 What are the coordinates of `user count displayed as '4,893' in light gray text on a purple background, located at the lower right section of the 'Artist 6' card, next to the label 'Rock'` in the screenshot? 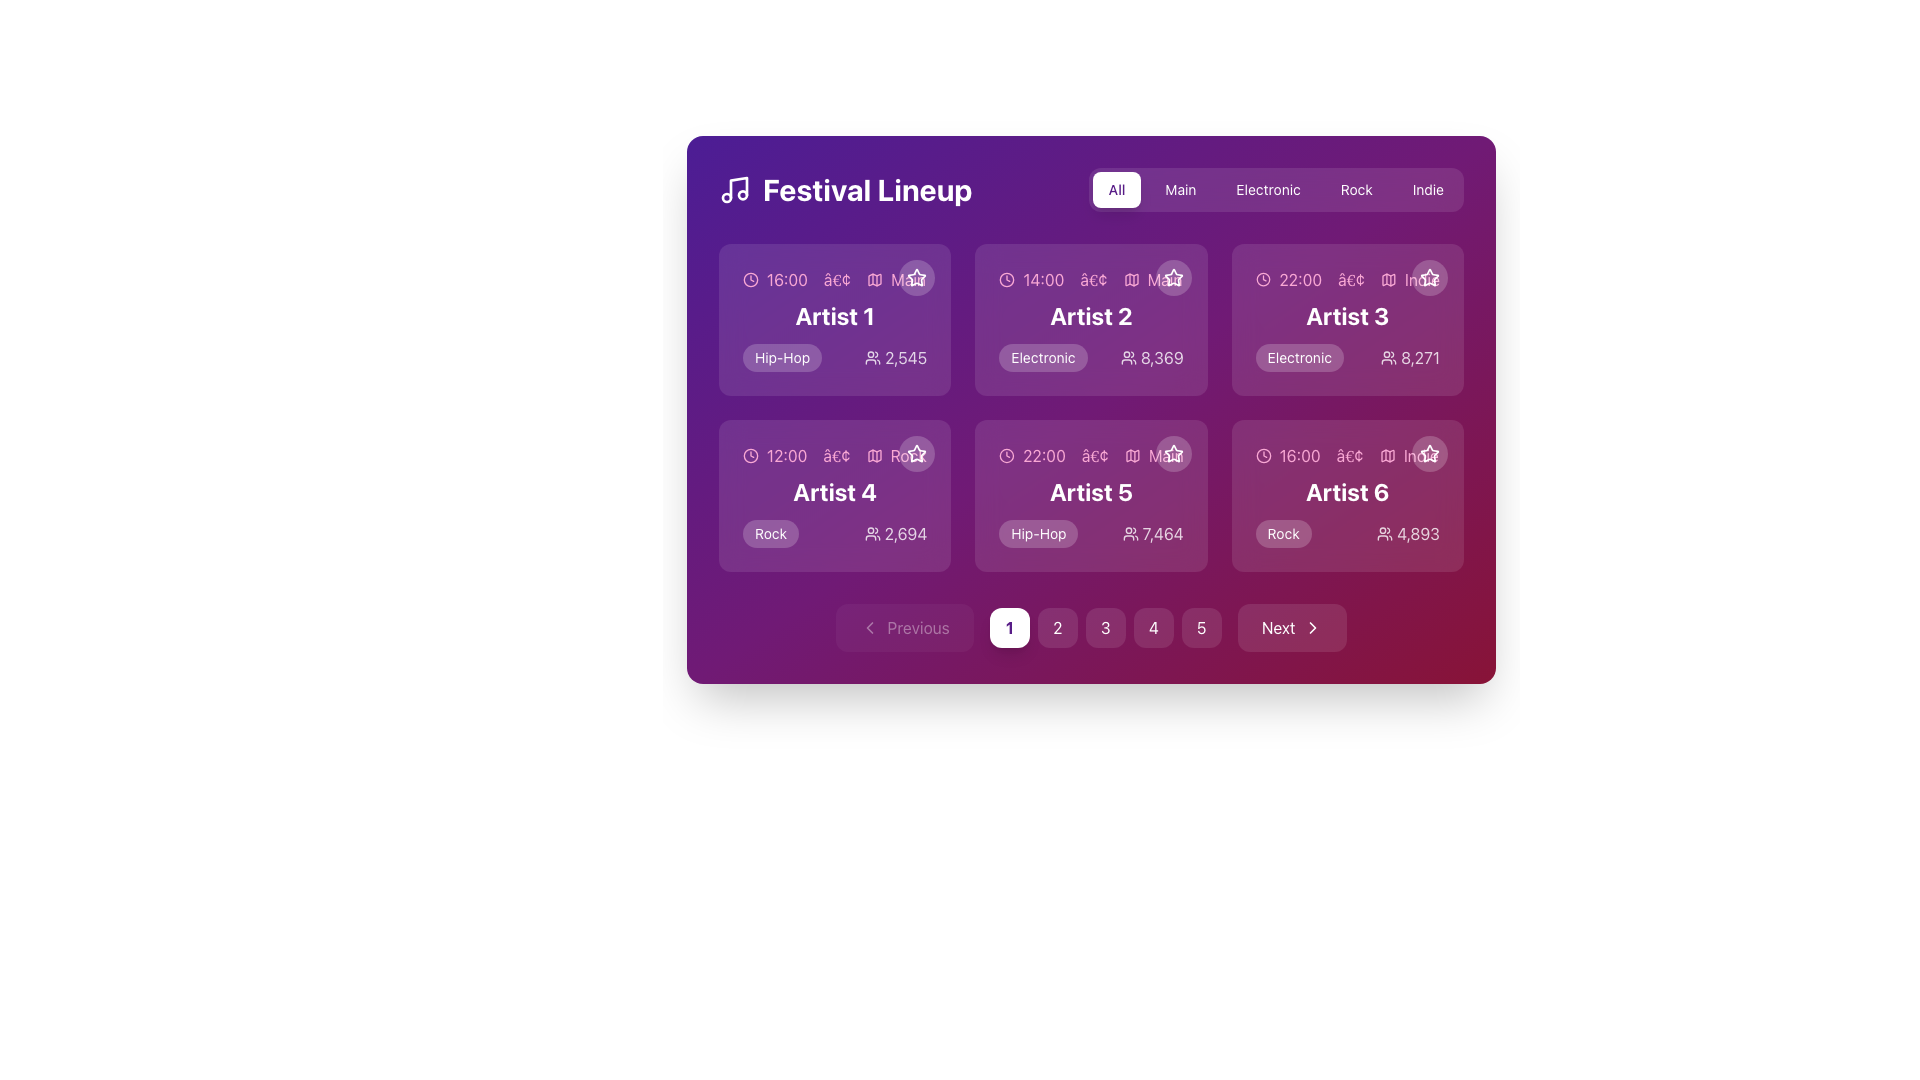 It's located at (1407, 532).